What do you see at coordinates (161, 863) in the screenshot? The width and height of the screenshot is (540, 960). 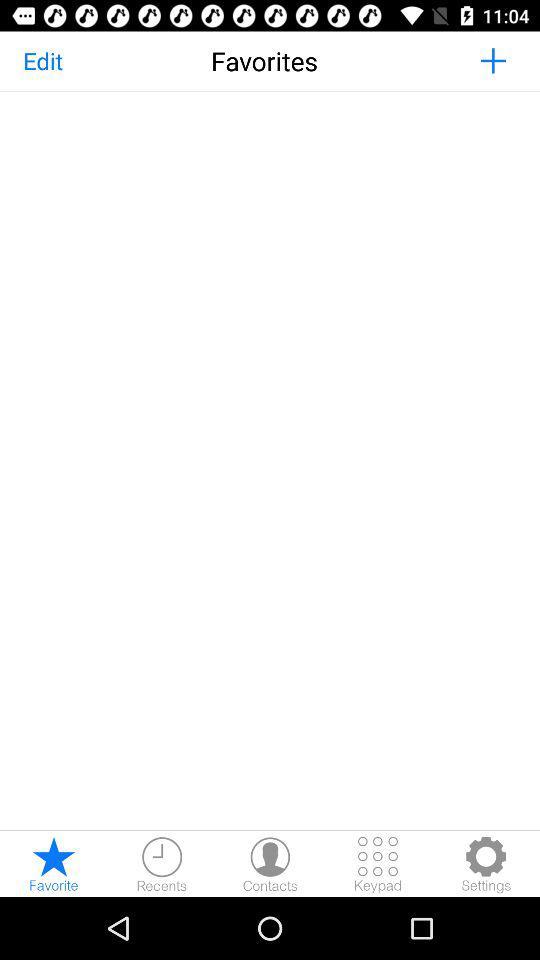 I see `recently viewed` at bounding box center [161, 863].